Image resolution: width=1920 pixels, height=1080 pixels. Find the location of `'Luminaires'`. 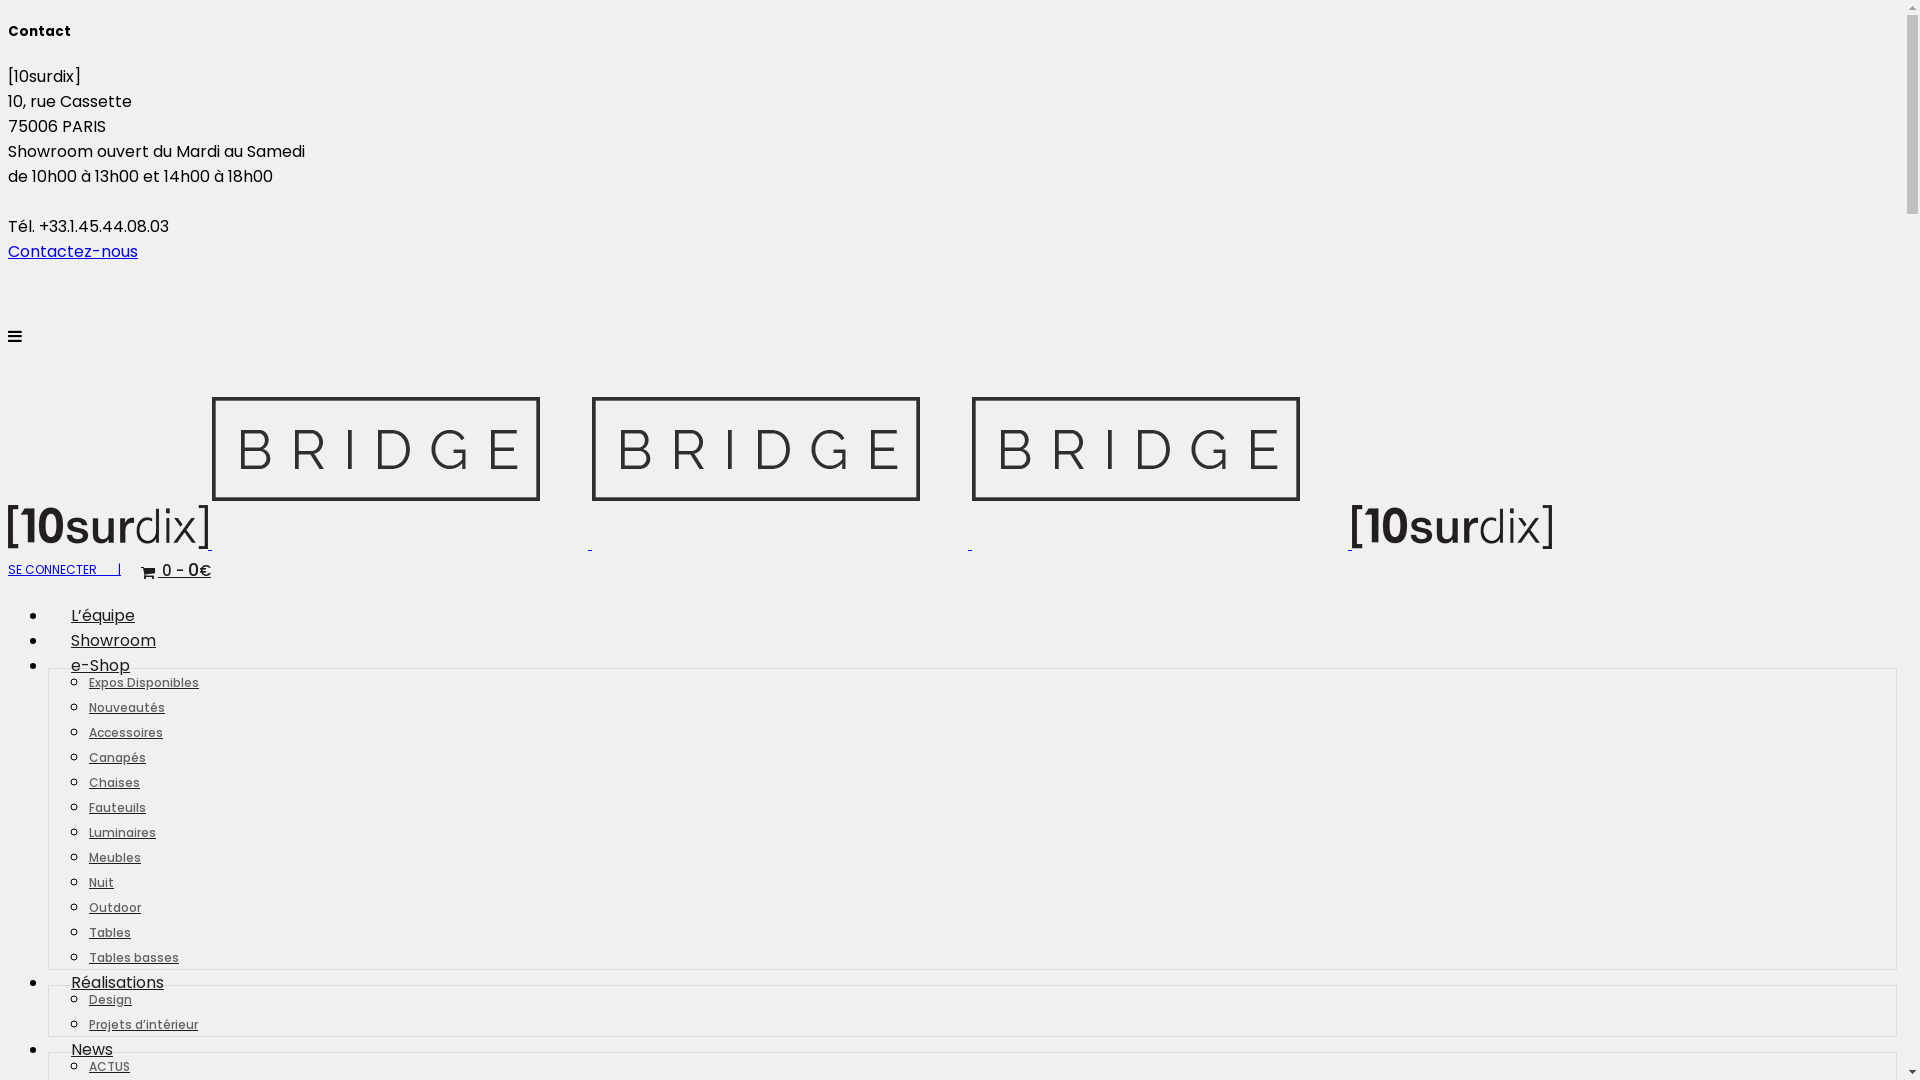

'Luminaires' is located at coordinates (121, 831).